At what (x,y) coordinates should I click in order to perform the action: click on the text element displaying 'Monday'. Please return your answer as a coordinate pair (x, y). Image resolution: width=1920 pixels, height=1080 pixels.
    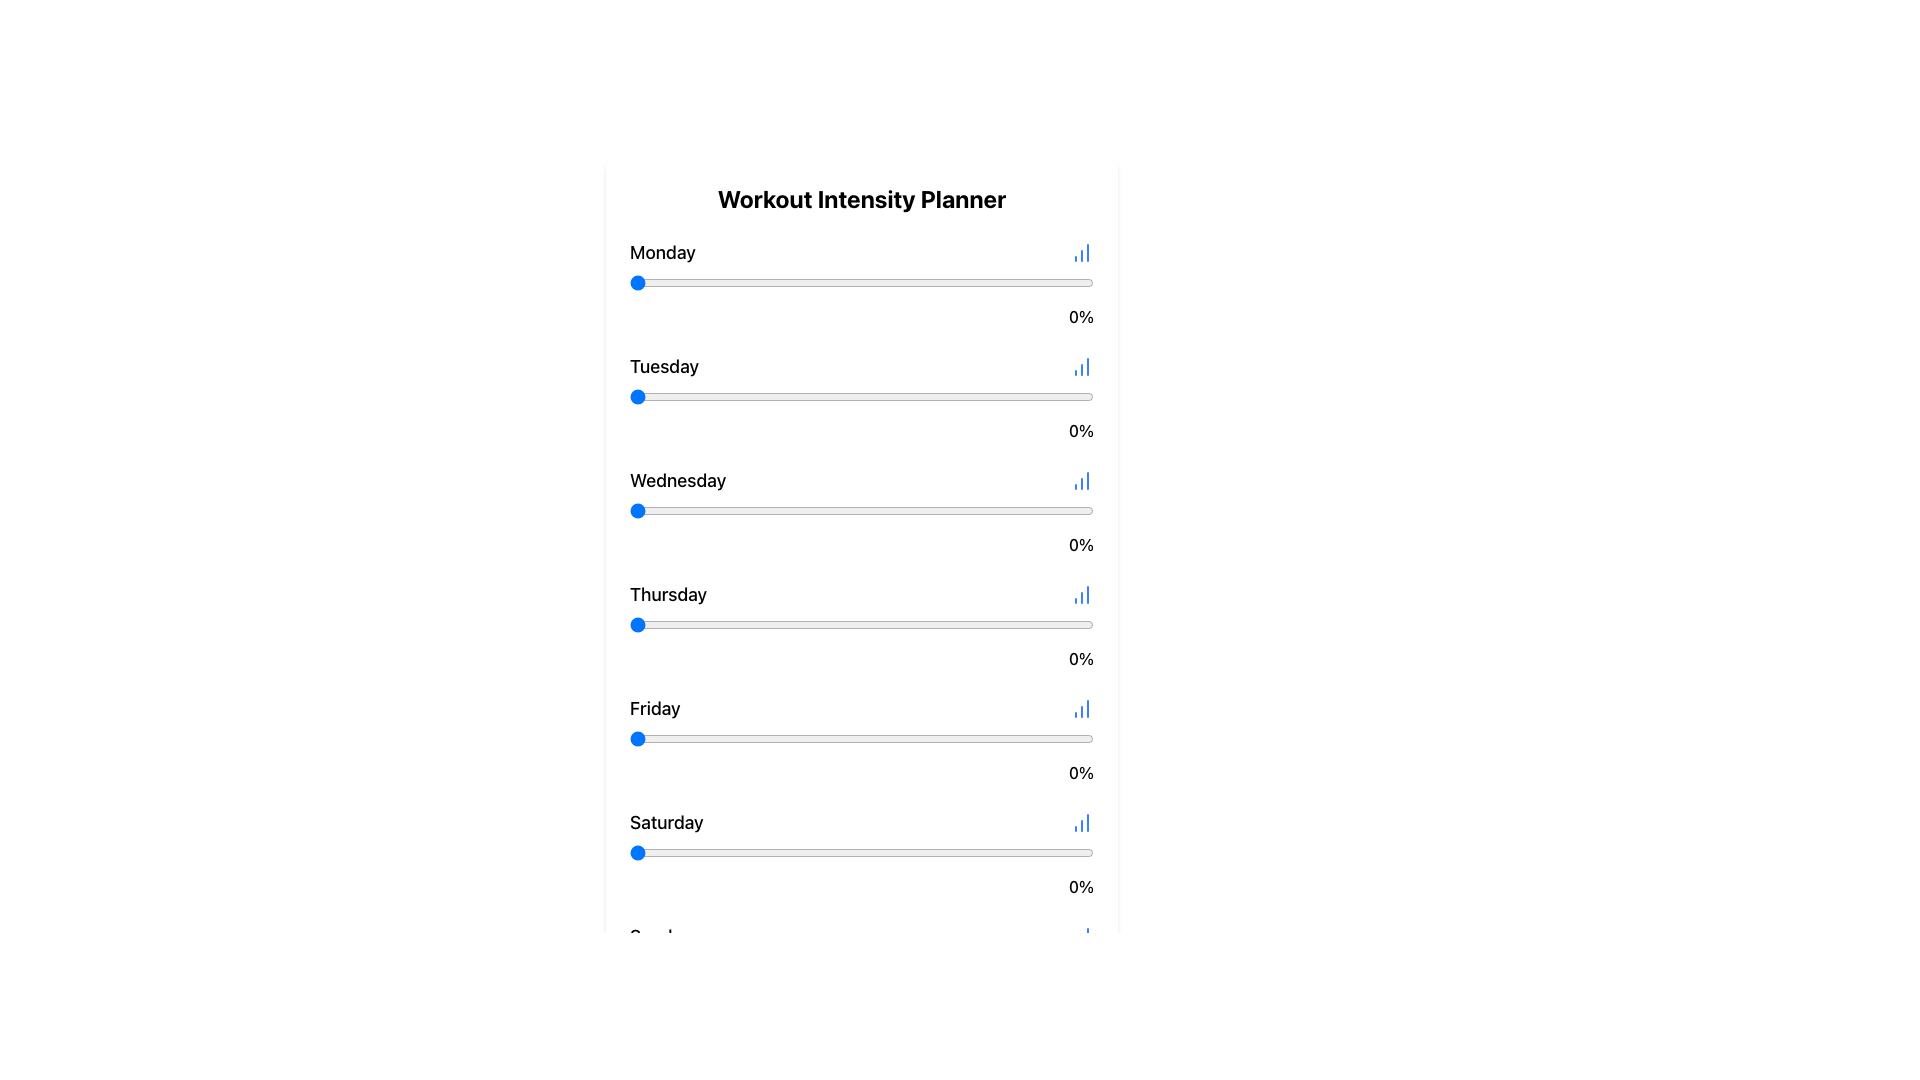
    Looking at the image, I should click on (662, 252).